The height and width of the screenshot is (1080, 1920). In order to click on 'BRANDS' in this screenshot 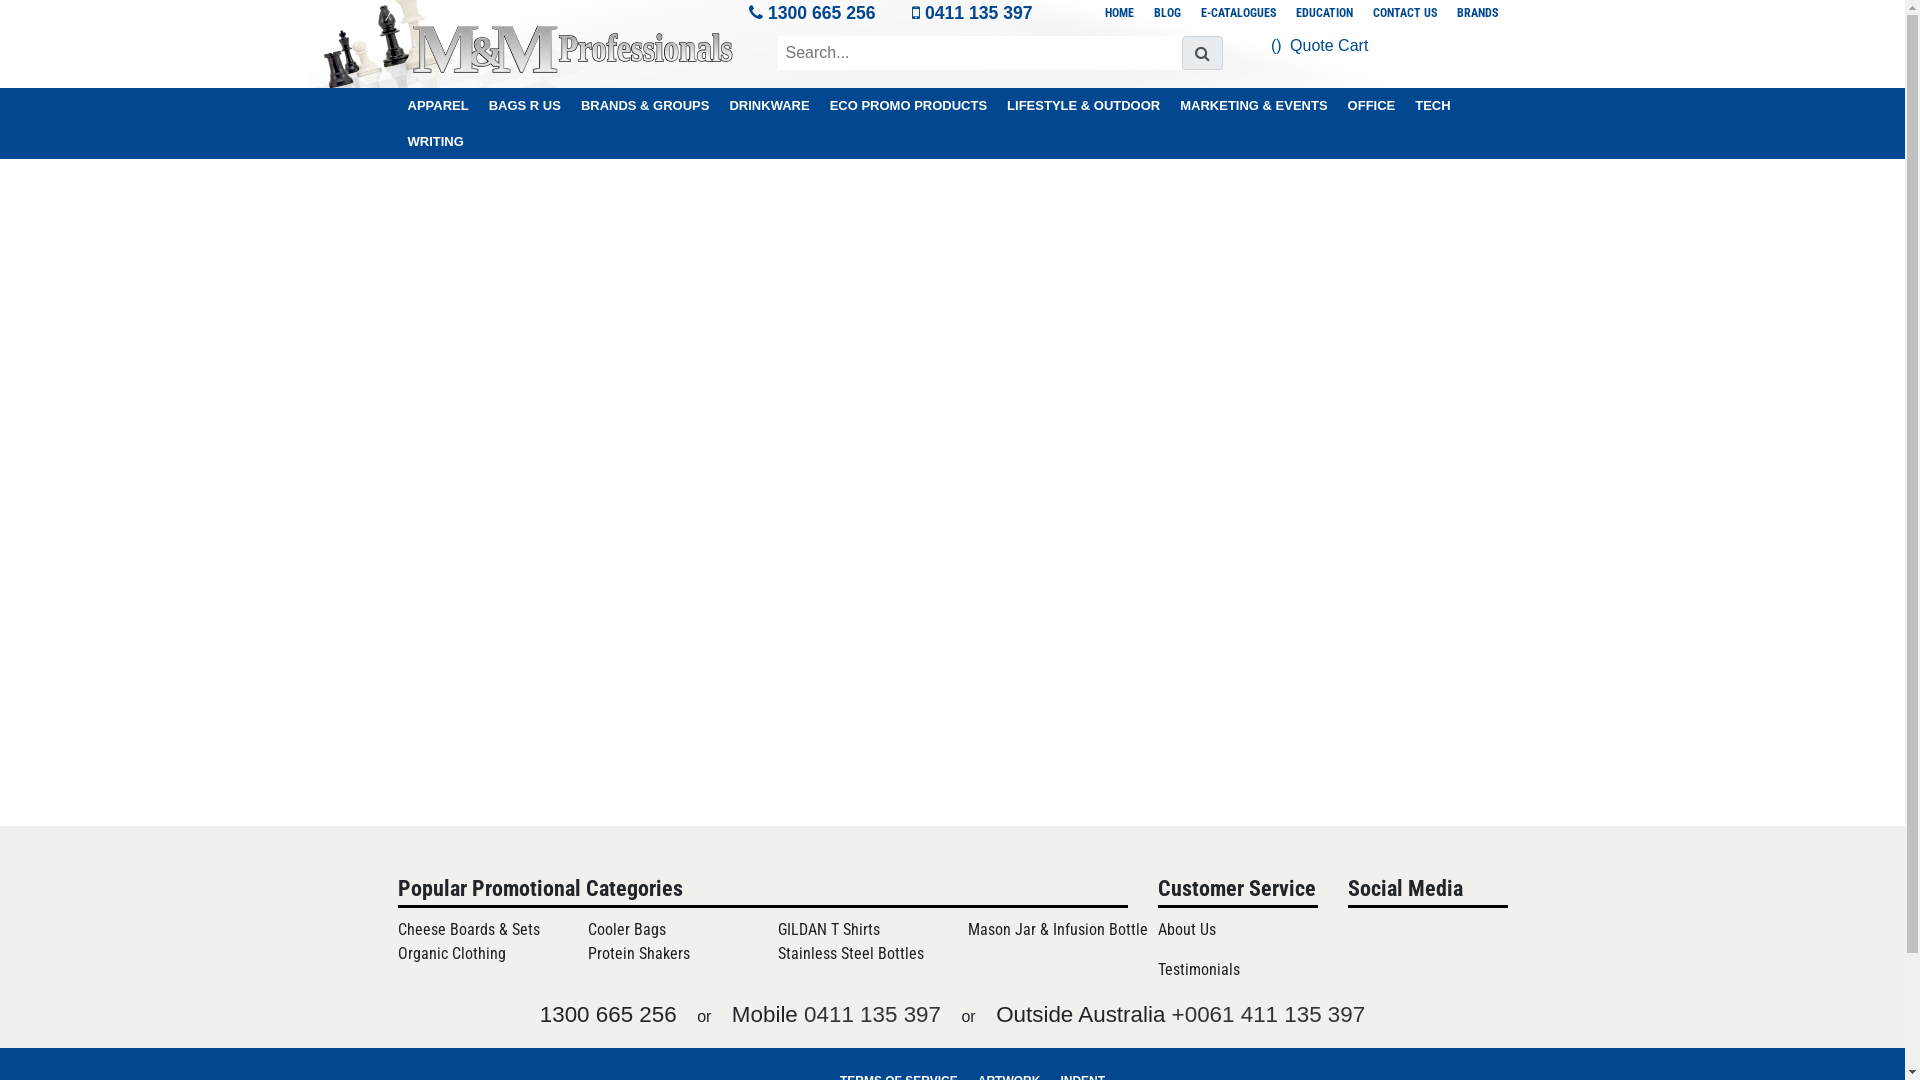, I will do `click(1476, 12)`.